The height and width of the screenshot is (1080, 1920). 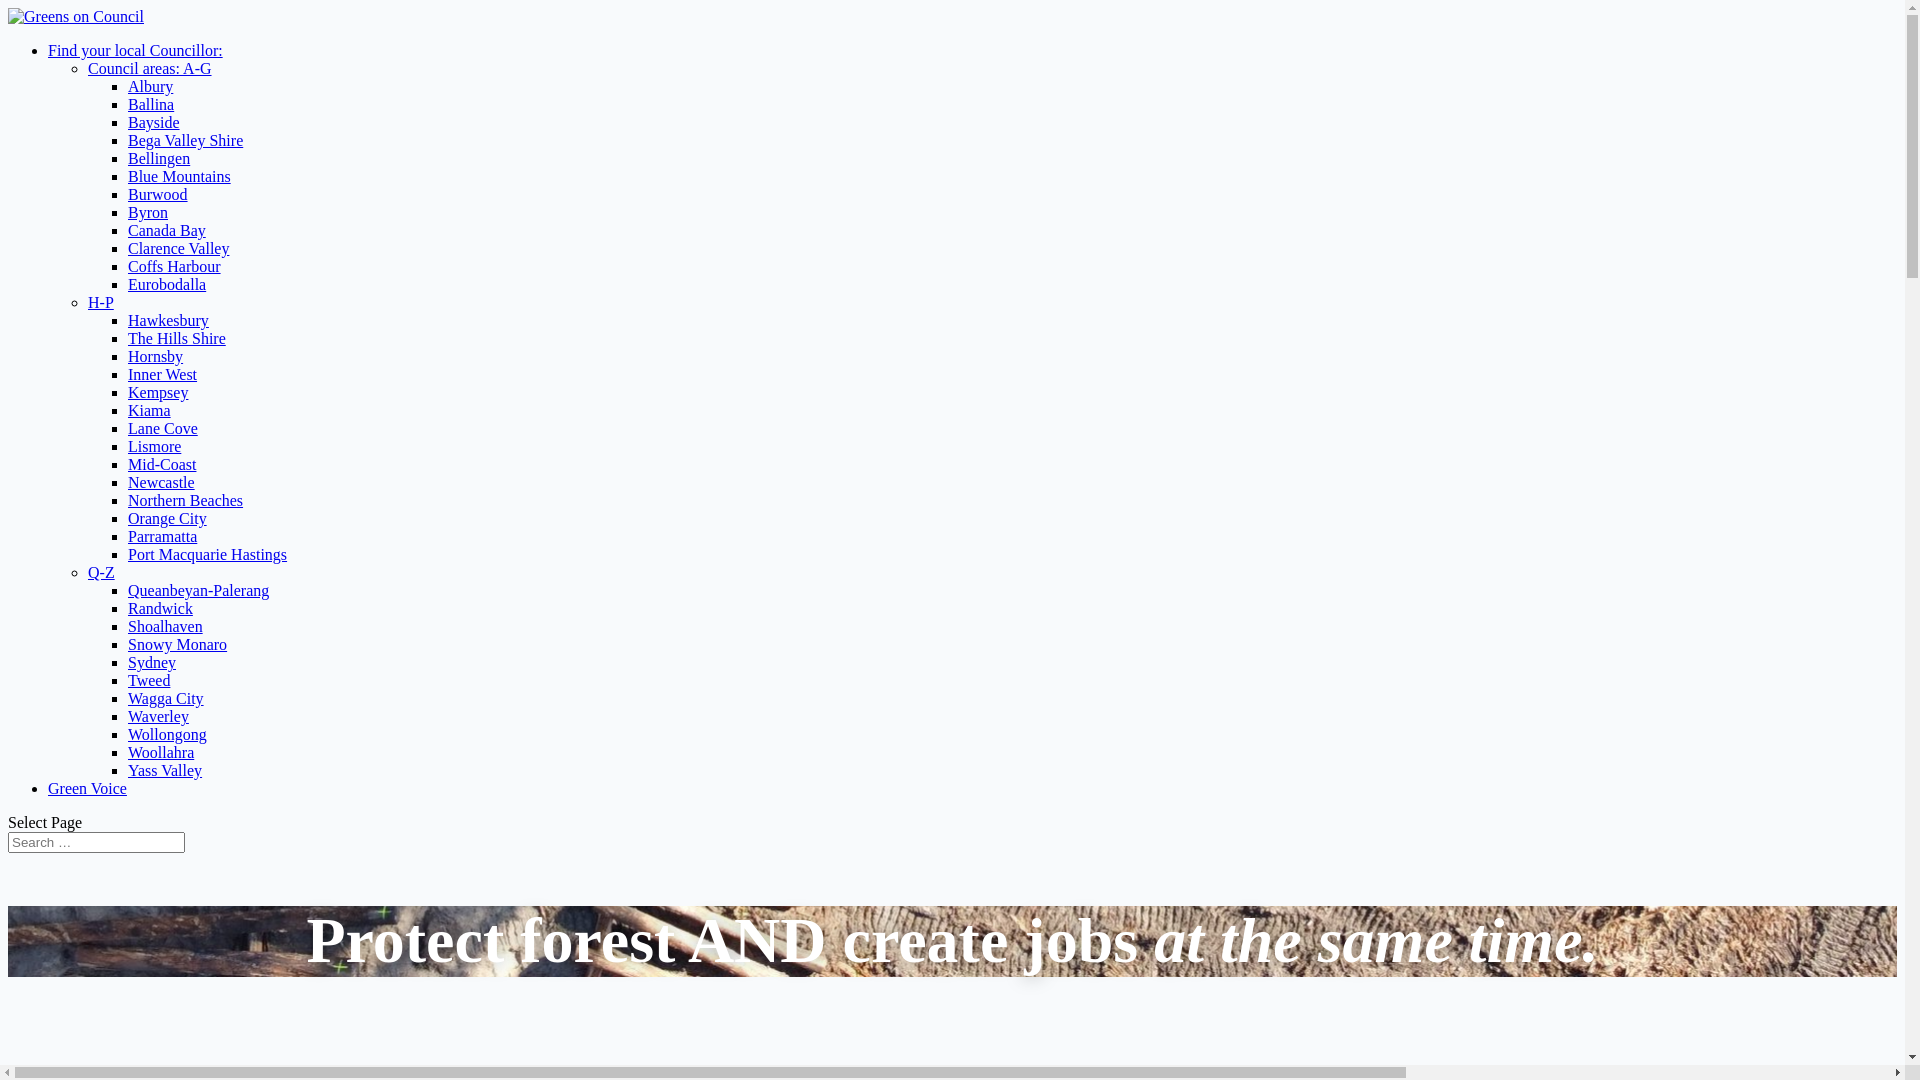 I want to click on 'Burwood', so click(x=157, y=194).